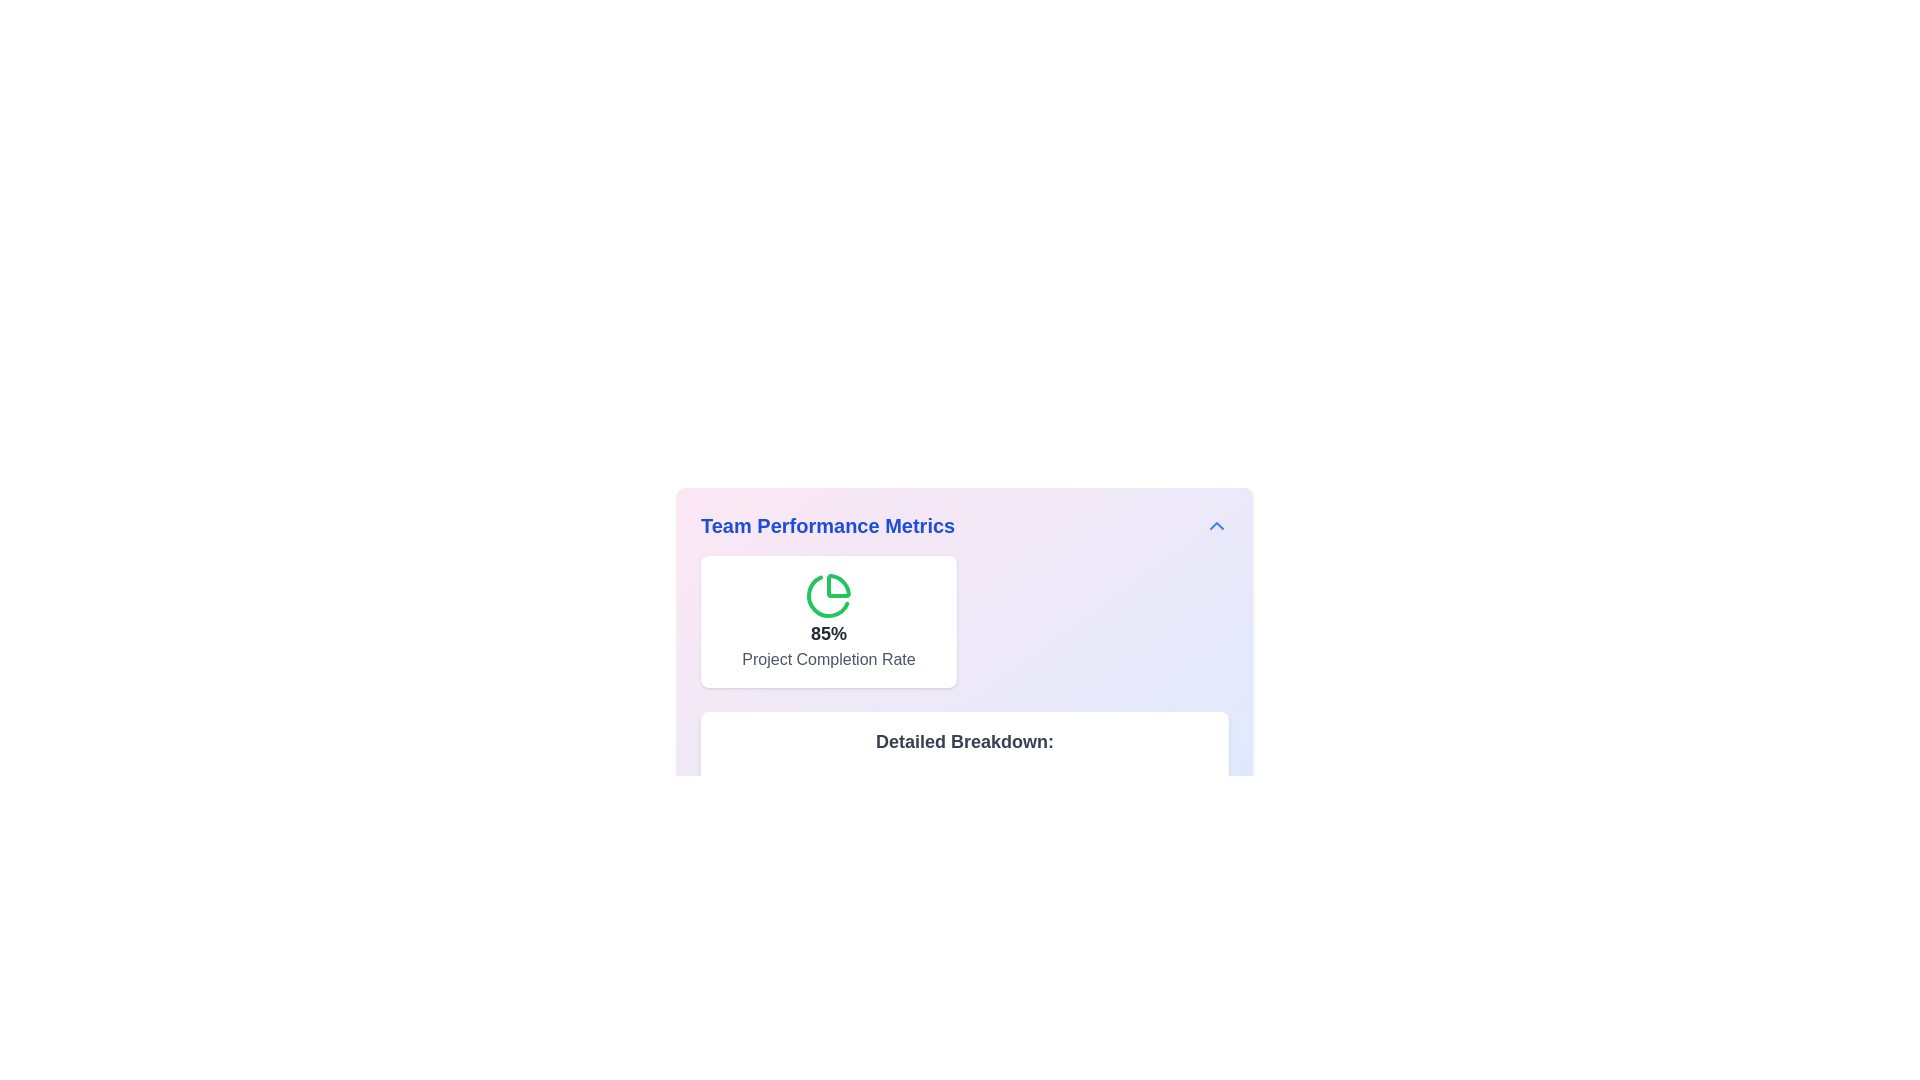 This screenshot has width=1920, height=1080. Describe the element at coordinates (964, 741) in the screenshot. I see `the Text Label that categorizes the detailed statistical breakdown, positioned below the 'Team Performance Metrics' section` at that location.